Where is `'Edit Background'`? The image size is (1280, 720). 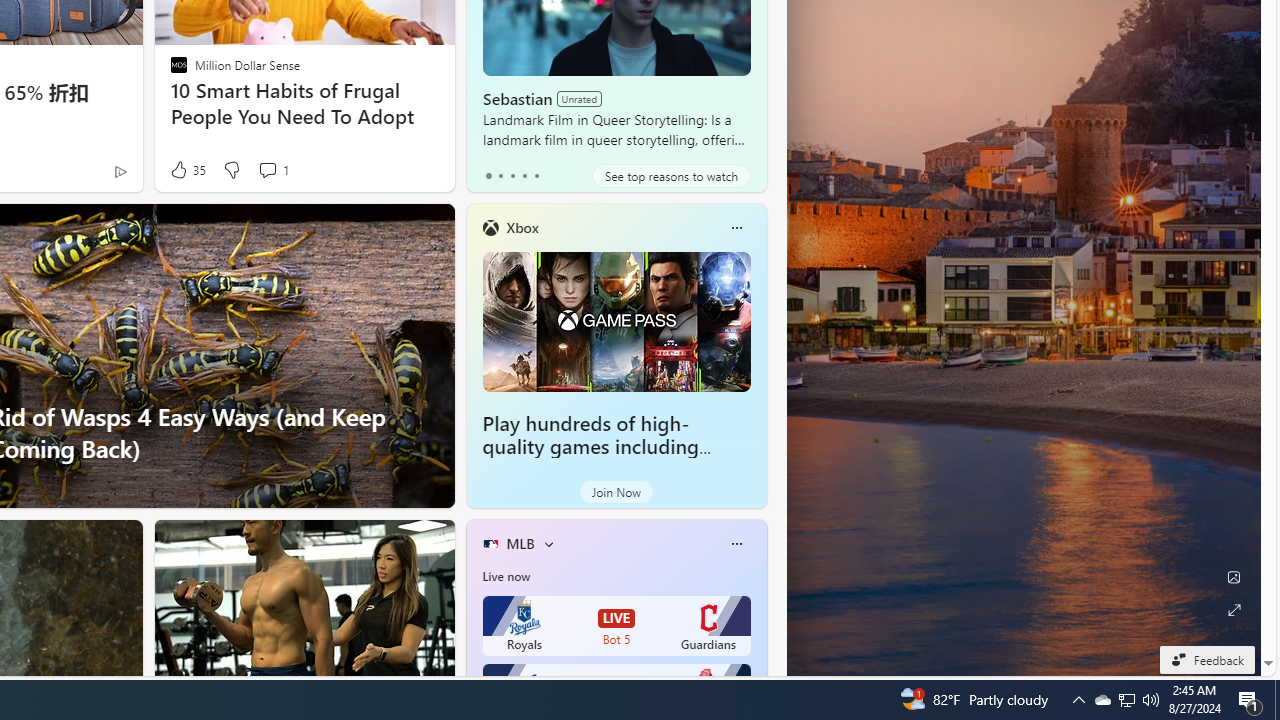
'Edit Background' is located at coordinates (1232, 577).